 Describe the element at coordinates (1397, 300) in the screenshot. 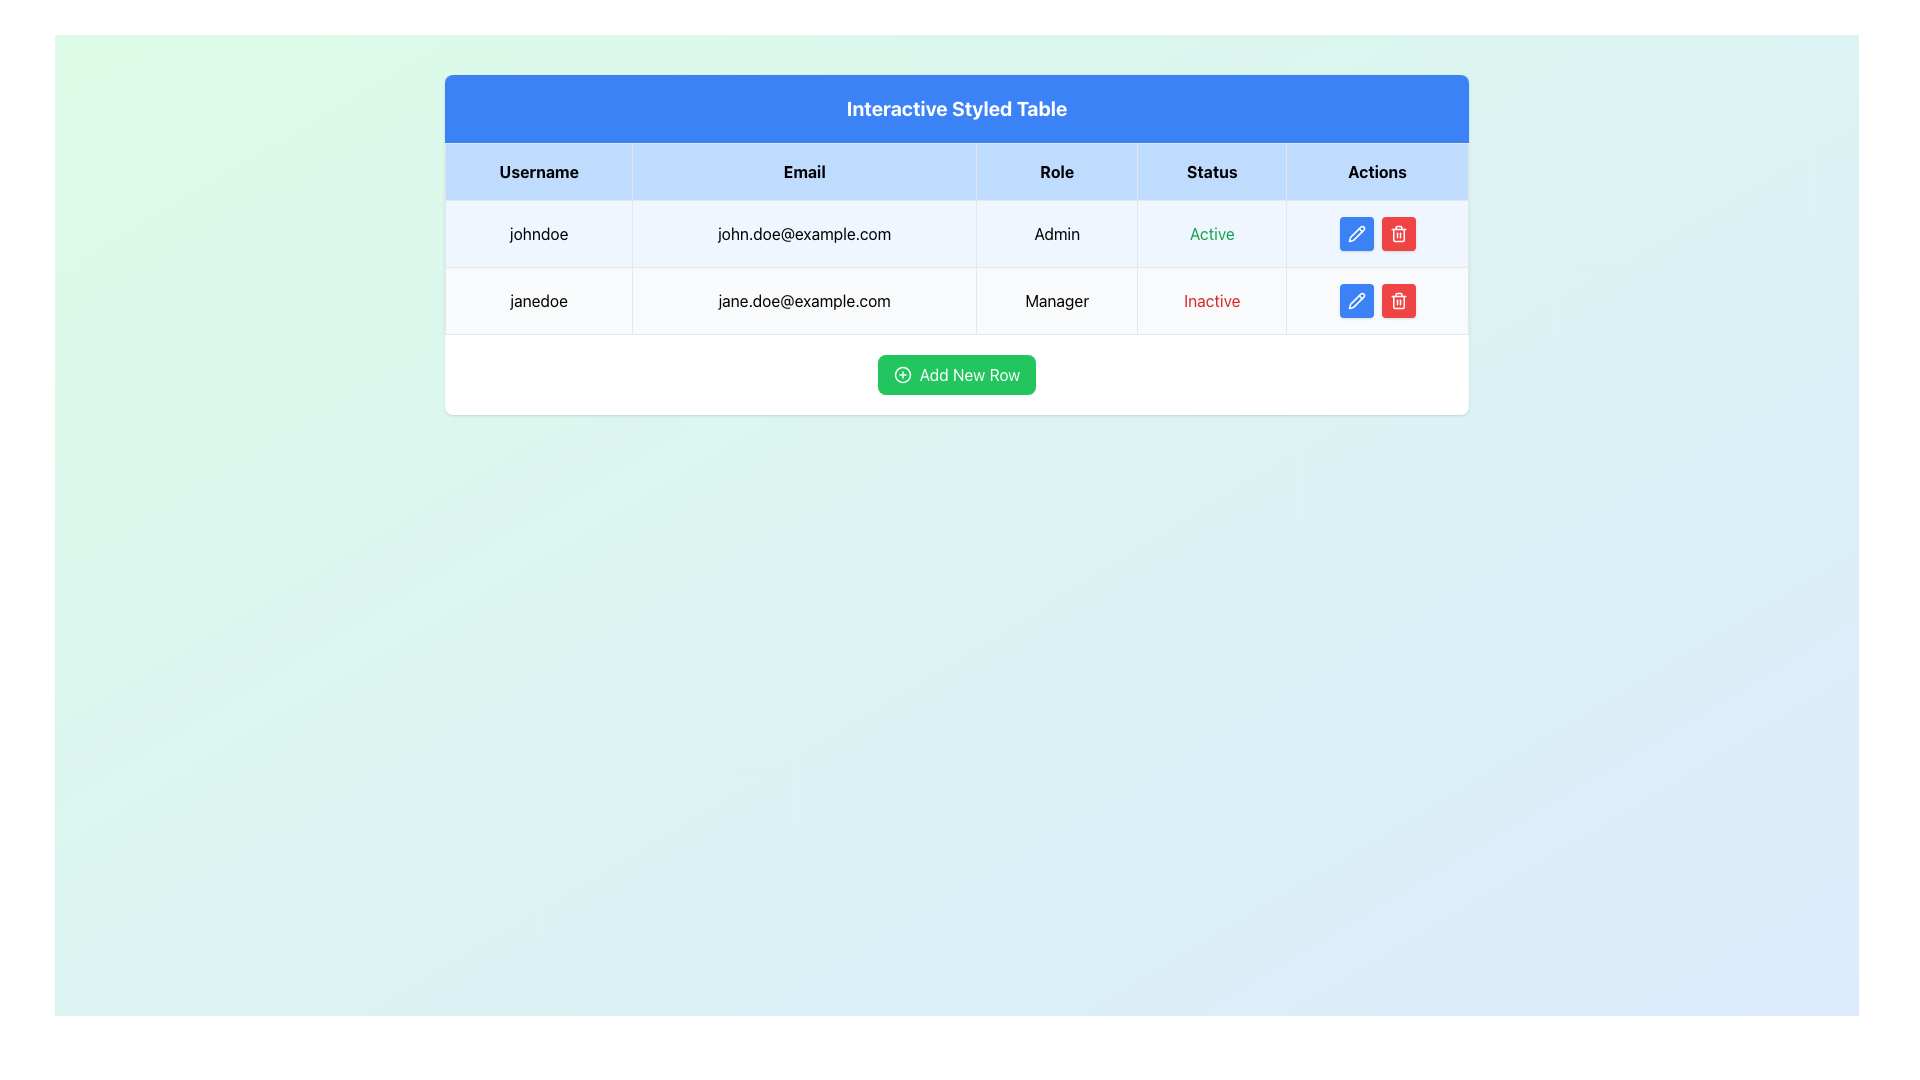

I see `the delete button, which is a compact button with a red background and a trash can icon, located in the 'Actions' column of the second row in the table` at that location.